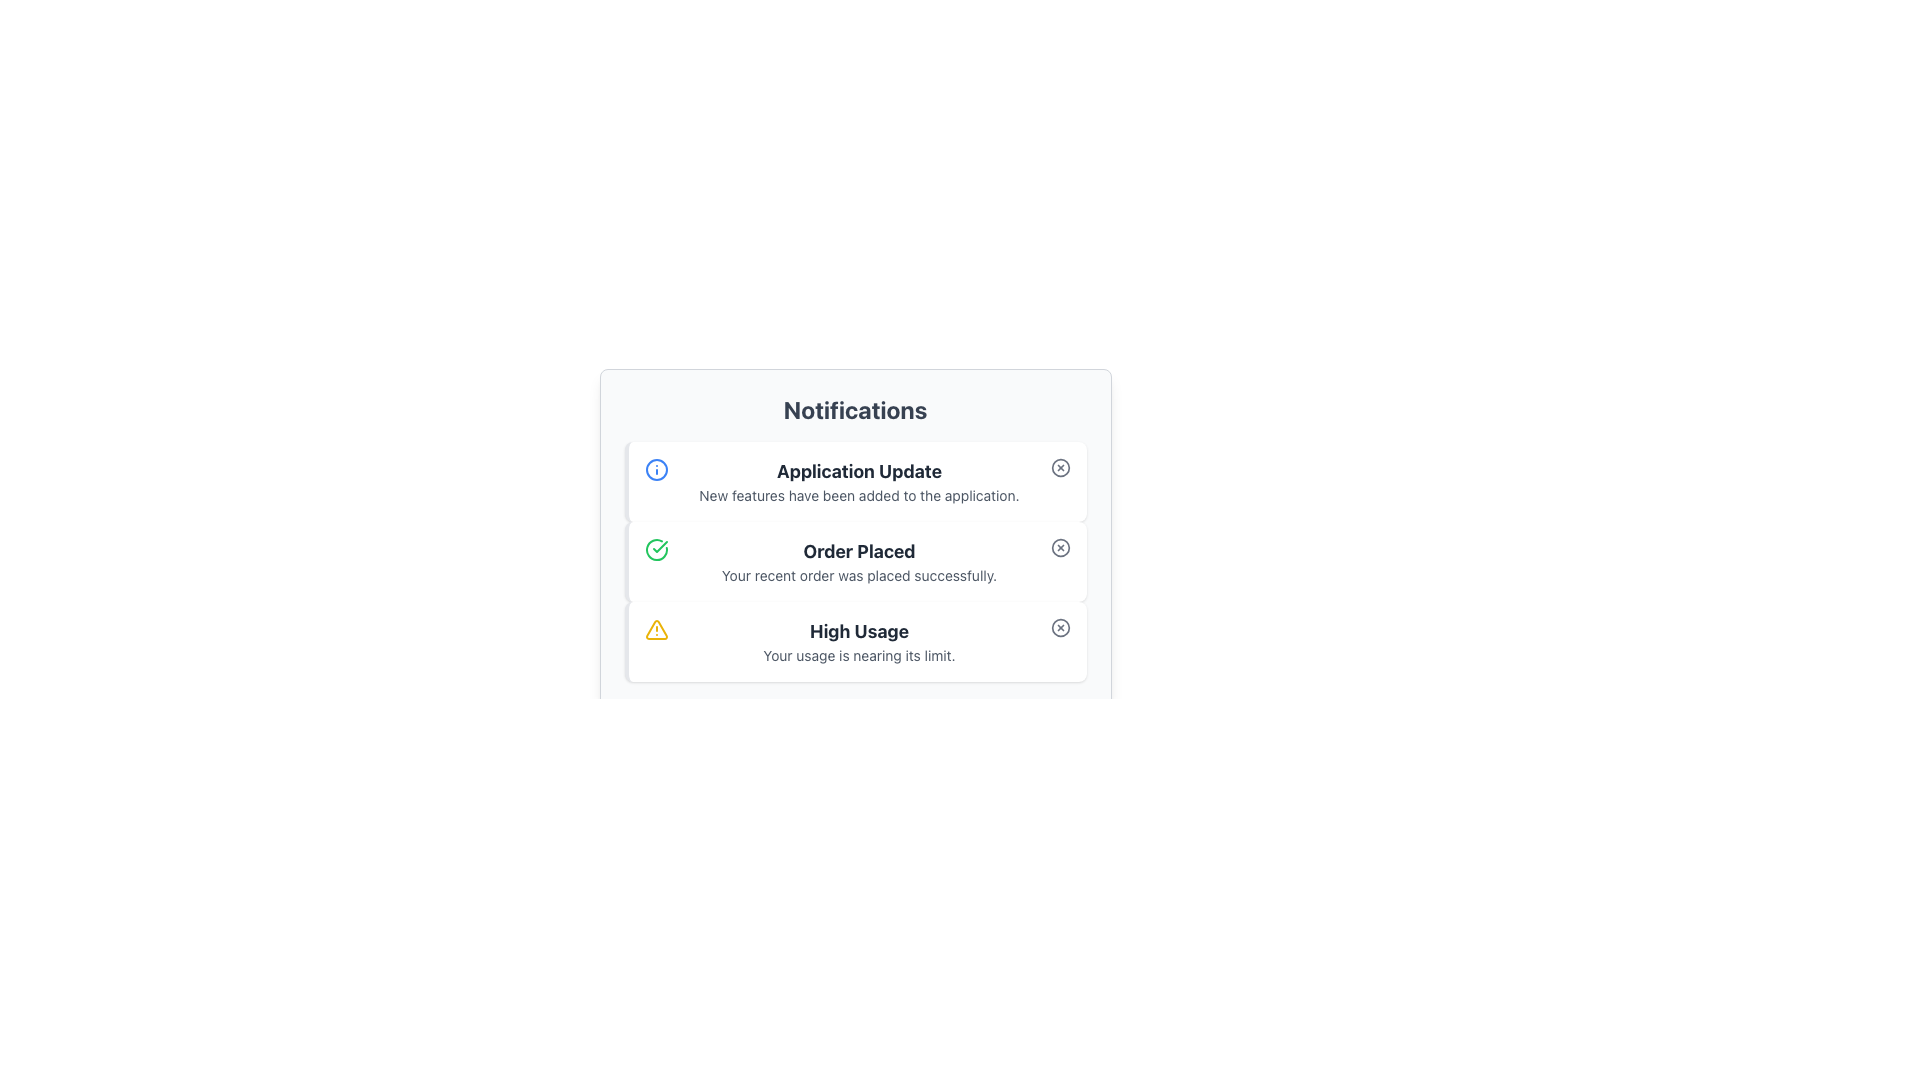 Image resolution: width=1920 pixels, height=1080 pixels. I want to click on the second notification card in the Notifications panel that informs the user about the successful placement of their recent order, so click(855, 562).